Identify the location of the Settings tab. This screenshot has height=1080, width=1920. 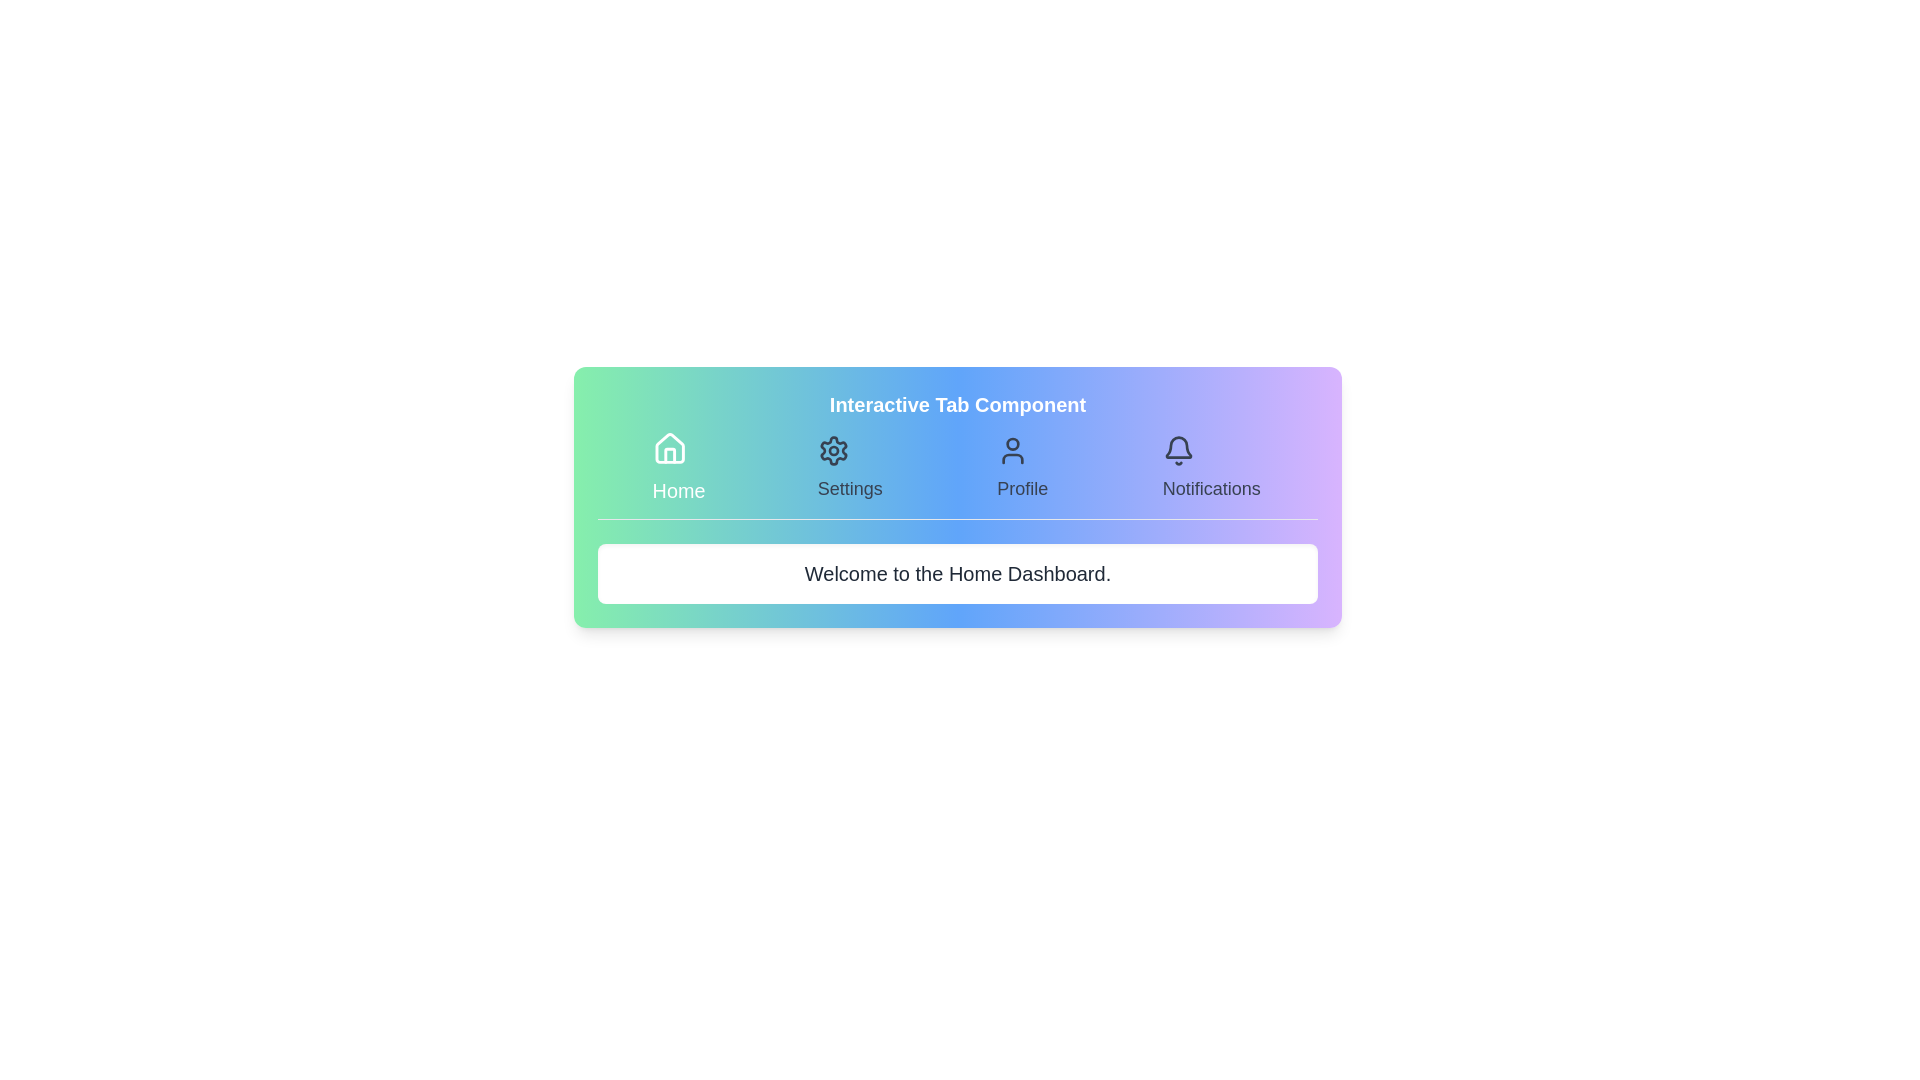
(849, 469).